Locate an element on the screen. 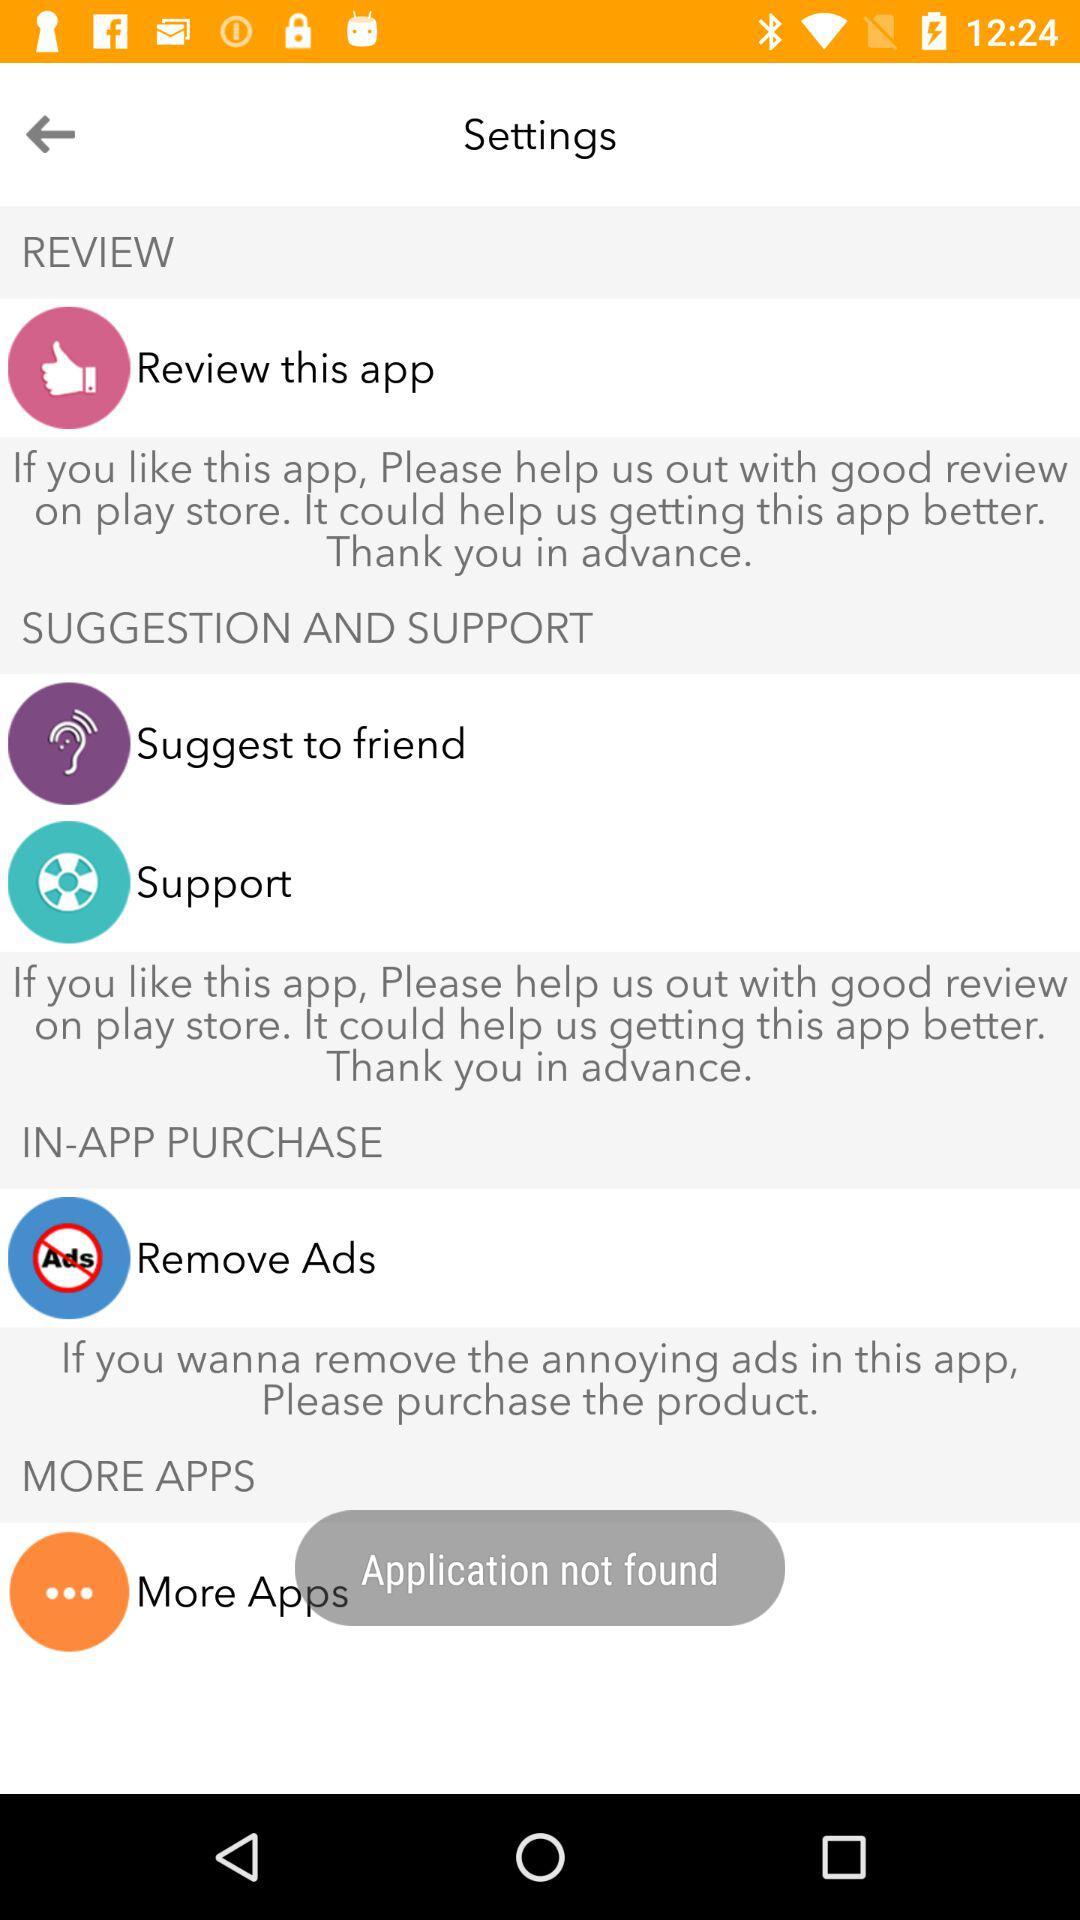 This screenshot has width=1080, height=1920. go back is located at coordinates (49, 133).